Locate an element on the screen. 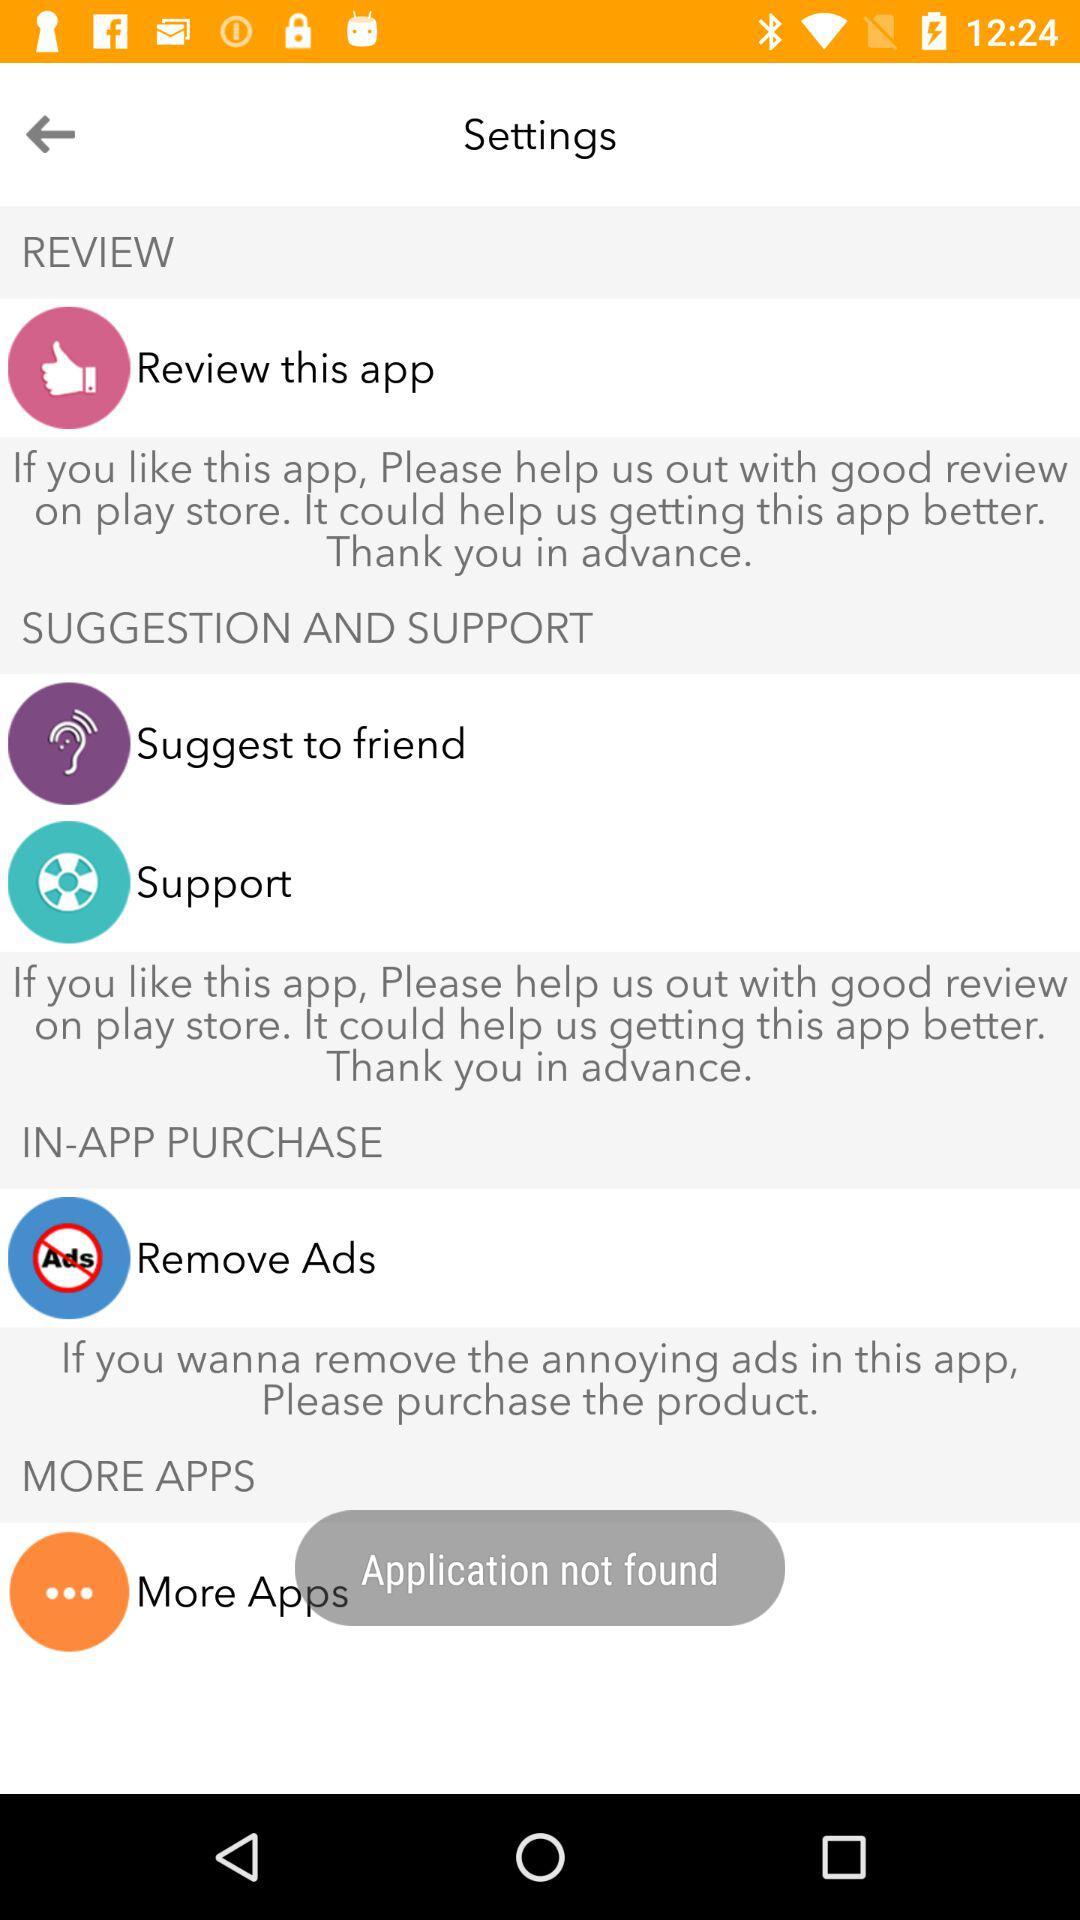 This screenshot has width=1080, height=1920. go back is located at coordinates (49, 133).